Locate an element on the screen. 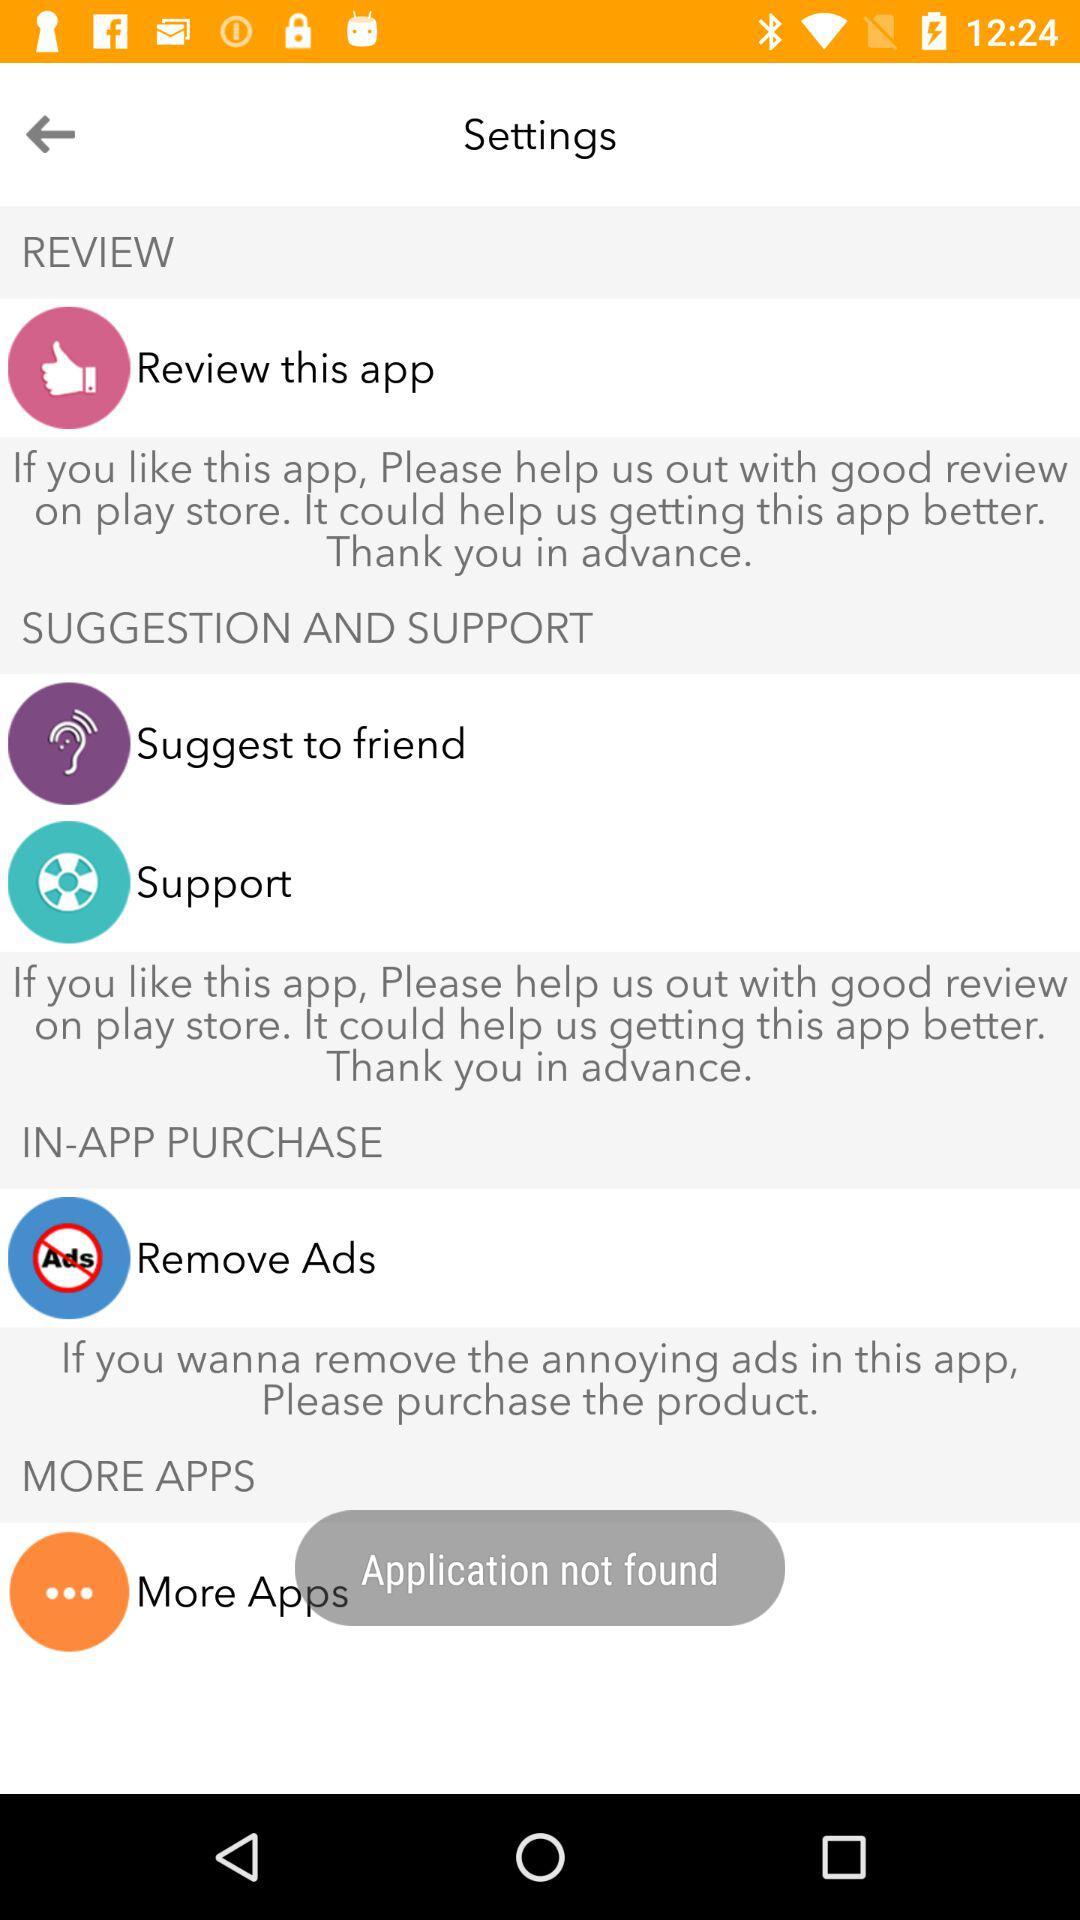 This screenshot has width=1080, height=1920. go back is located at coordinates (49, 133).